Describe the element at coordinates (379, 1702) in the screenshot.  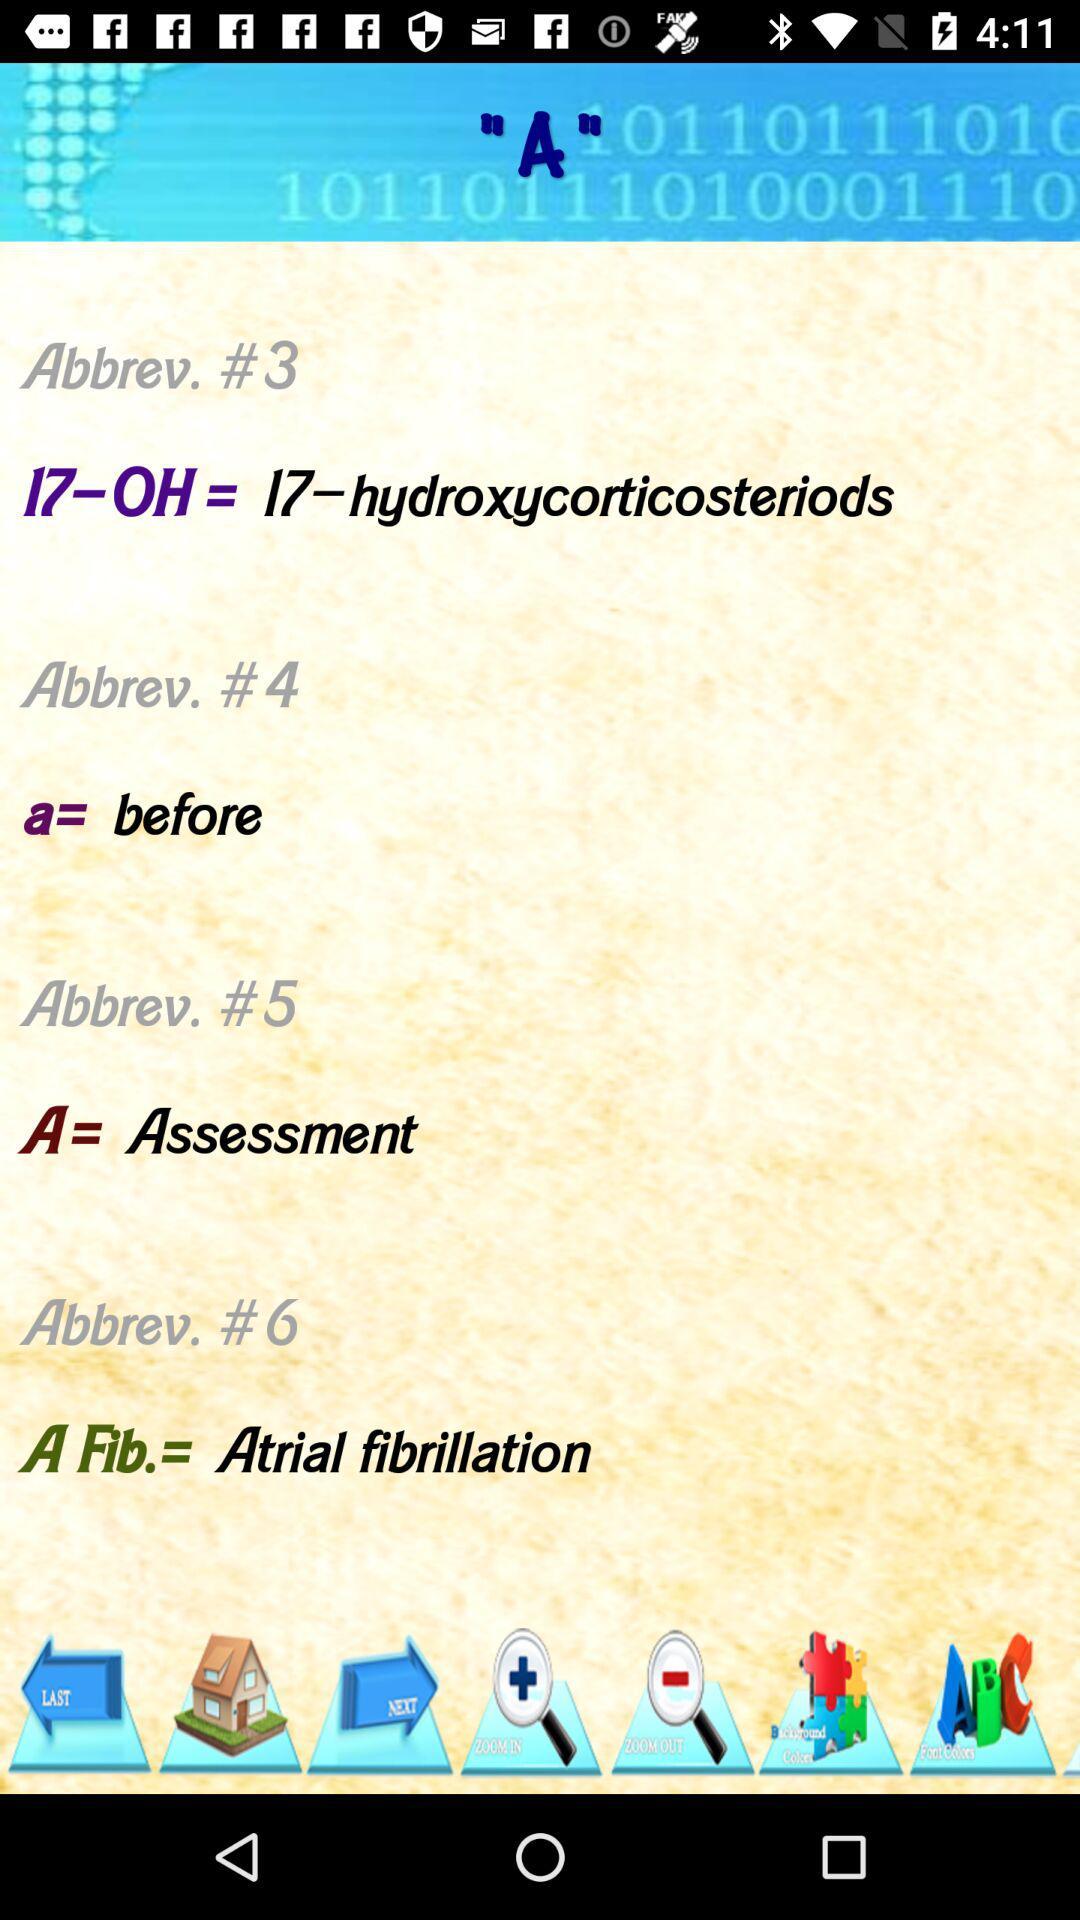
I see `app below the abbrev 	1` at that location.